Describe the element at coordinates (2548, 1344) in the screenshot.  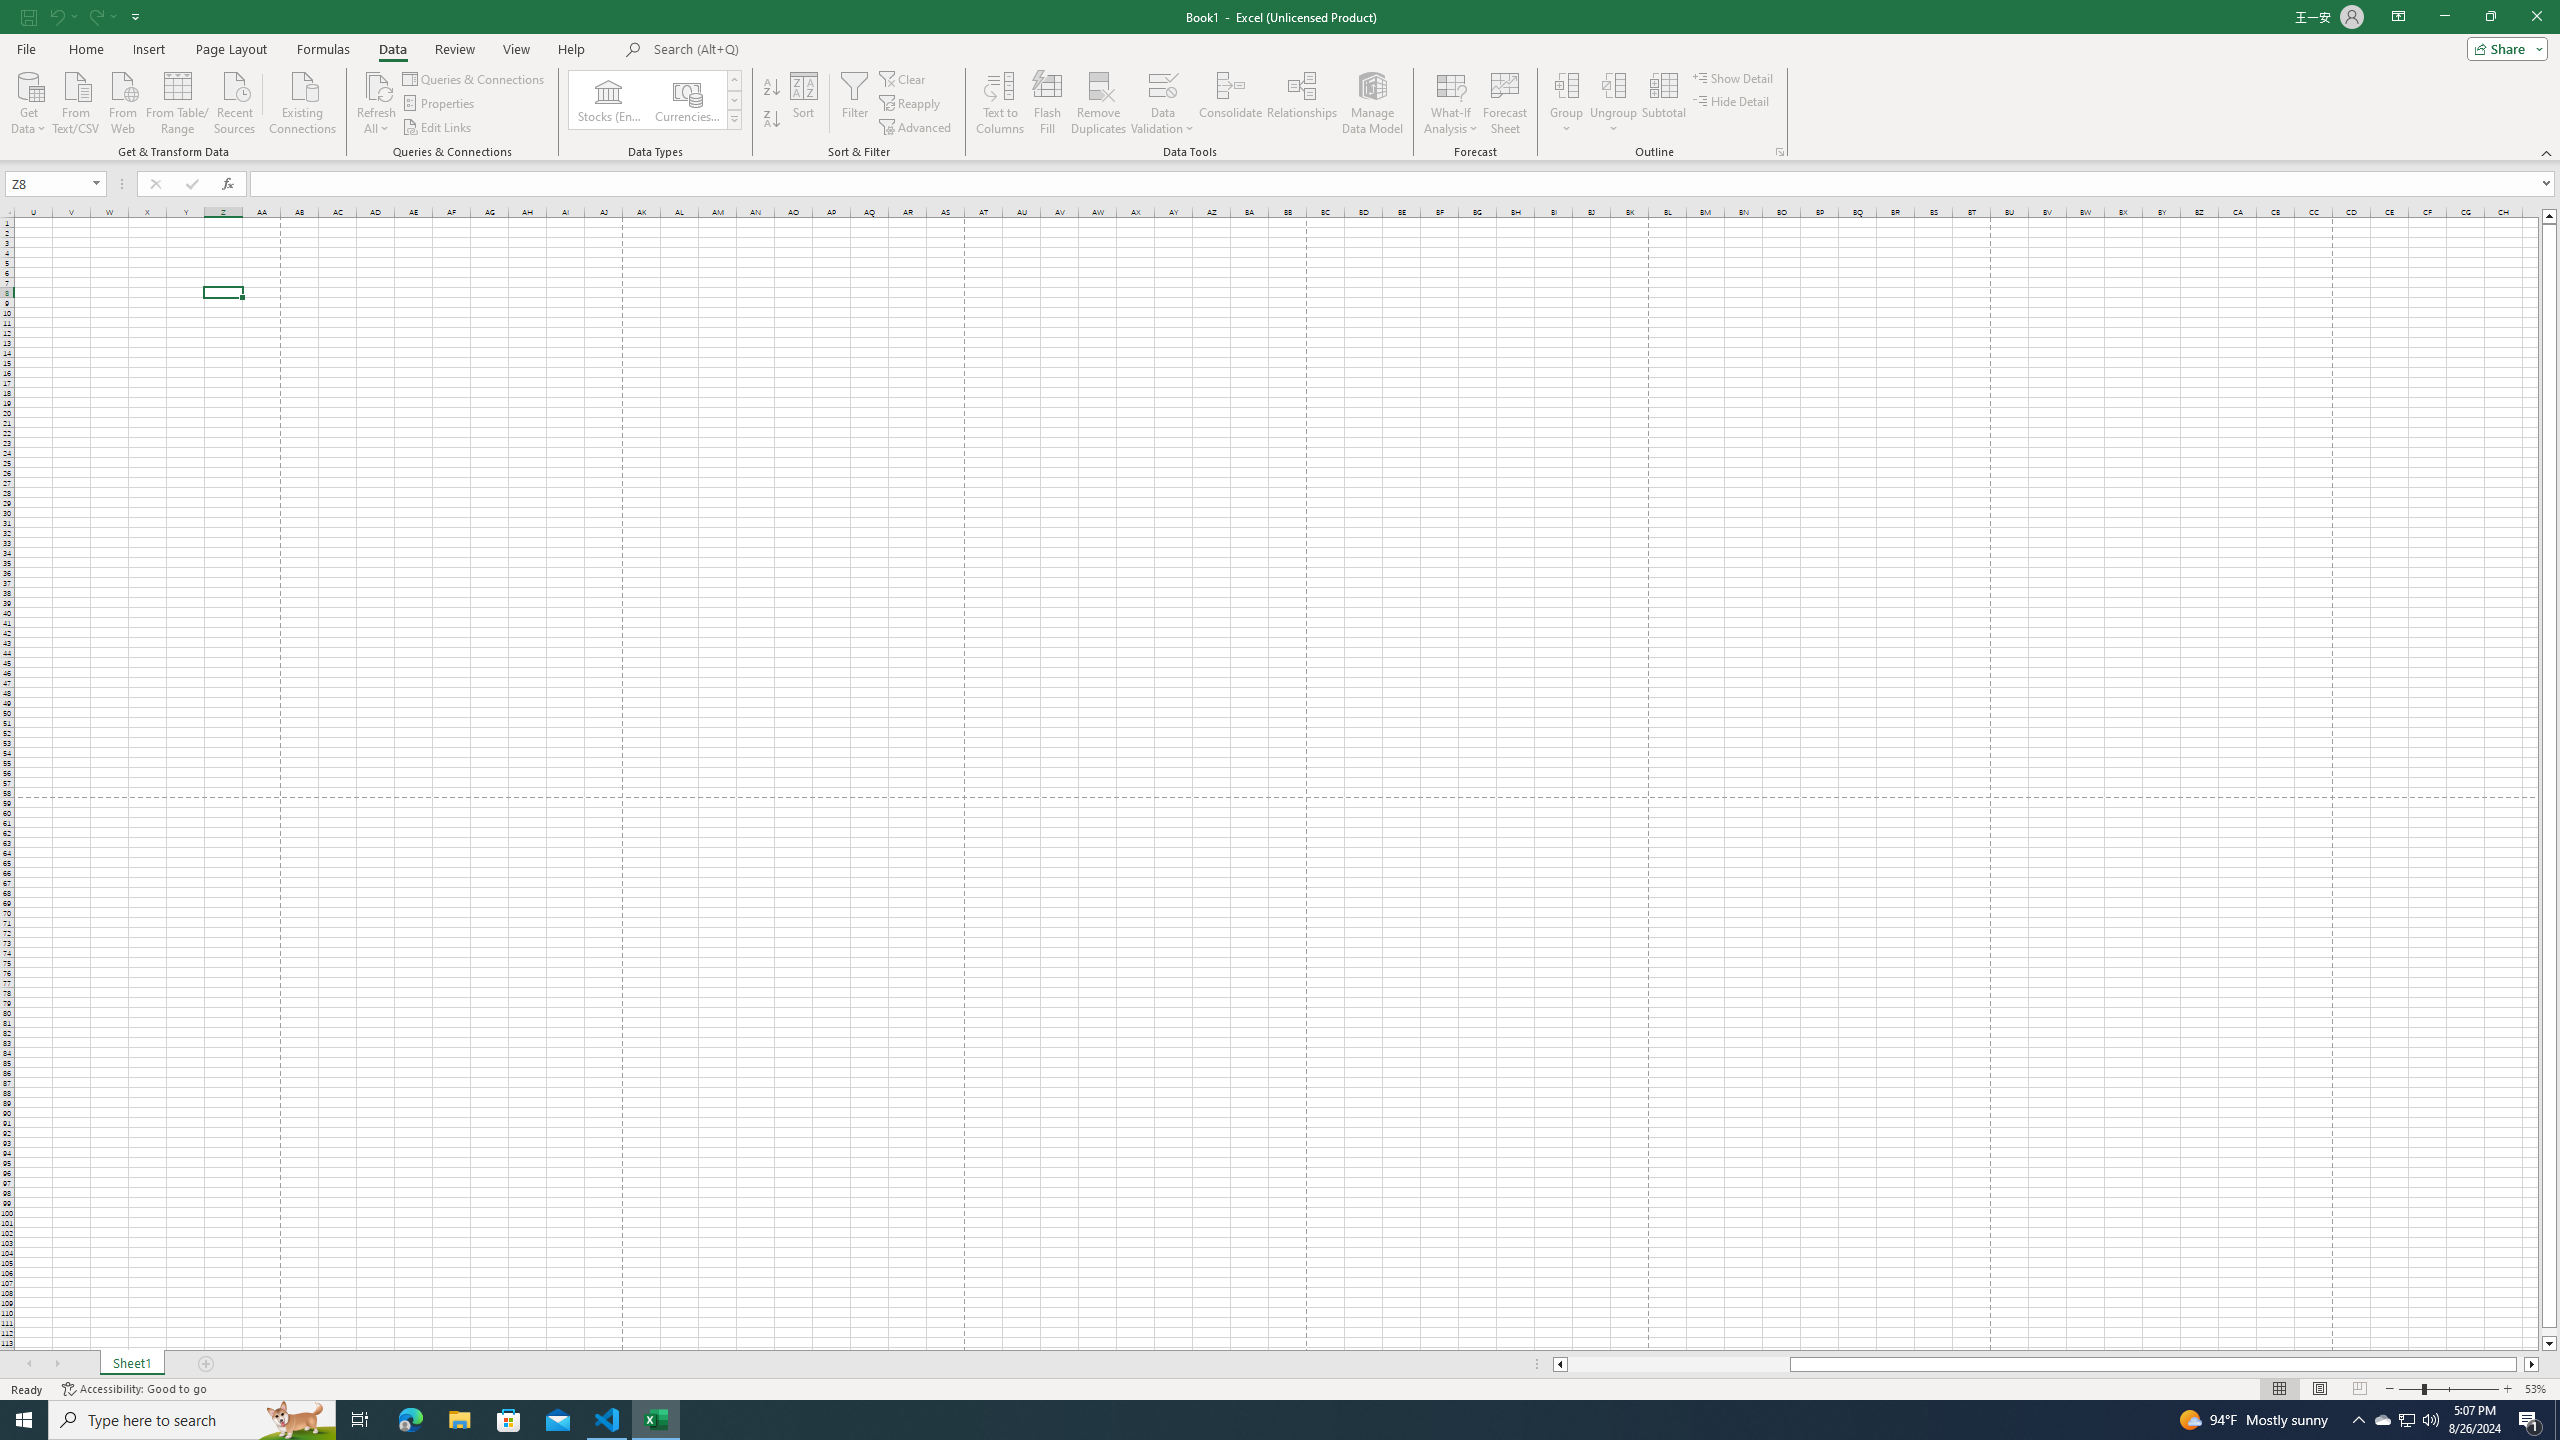
I see `'Line down'` at that location.